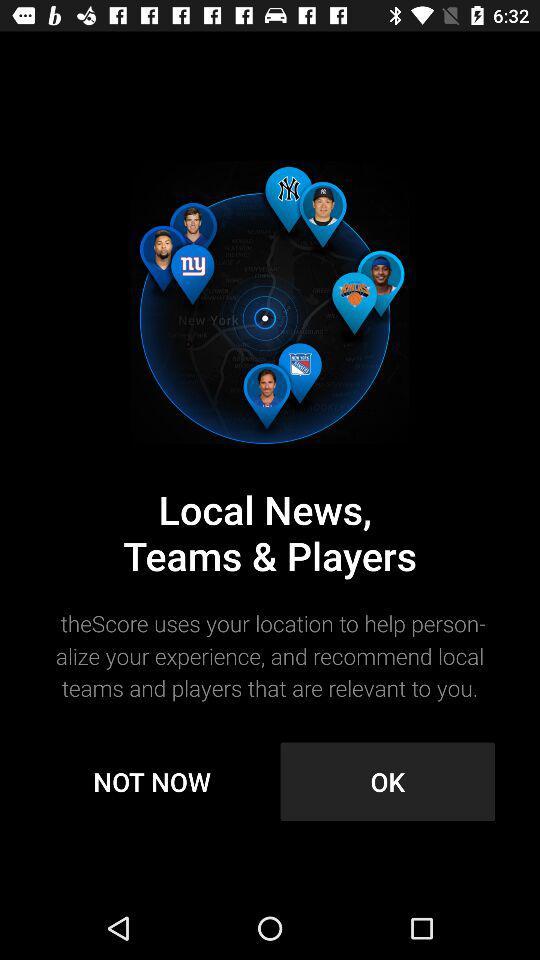  I want to click on ok icon, so click(387, 781).